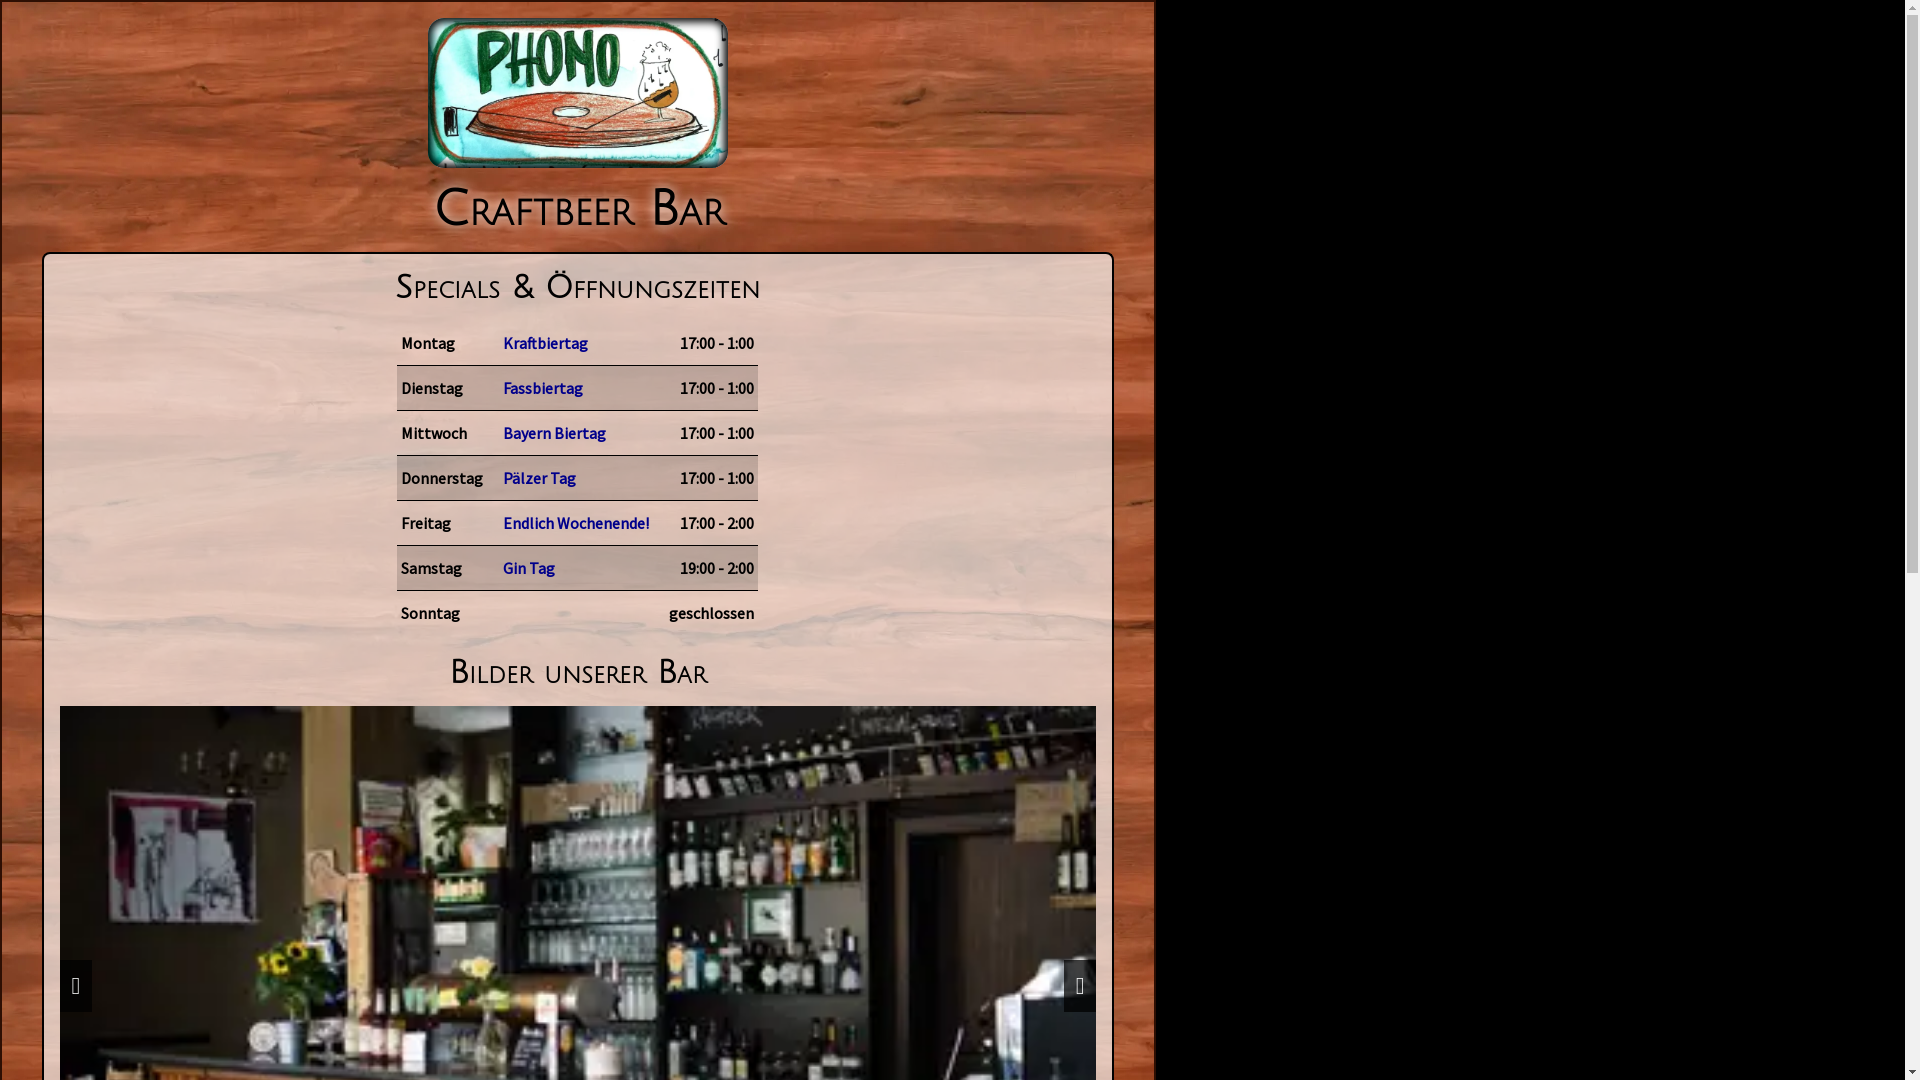  Describe the element at coordinates (575, 522) in the screenshot. I see `'Endlich Wochenende!'` at that location.